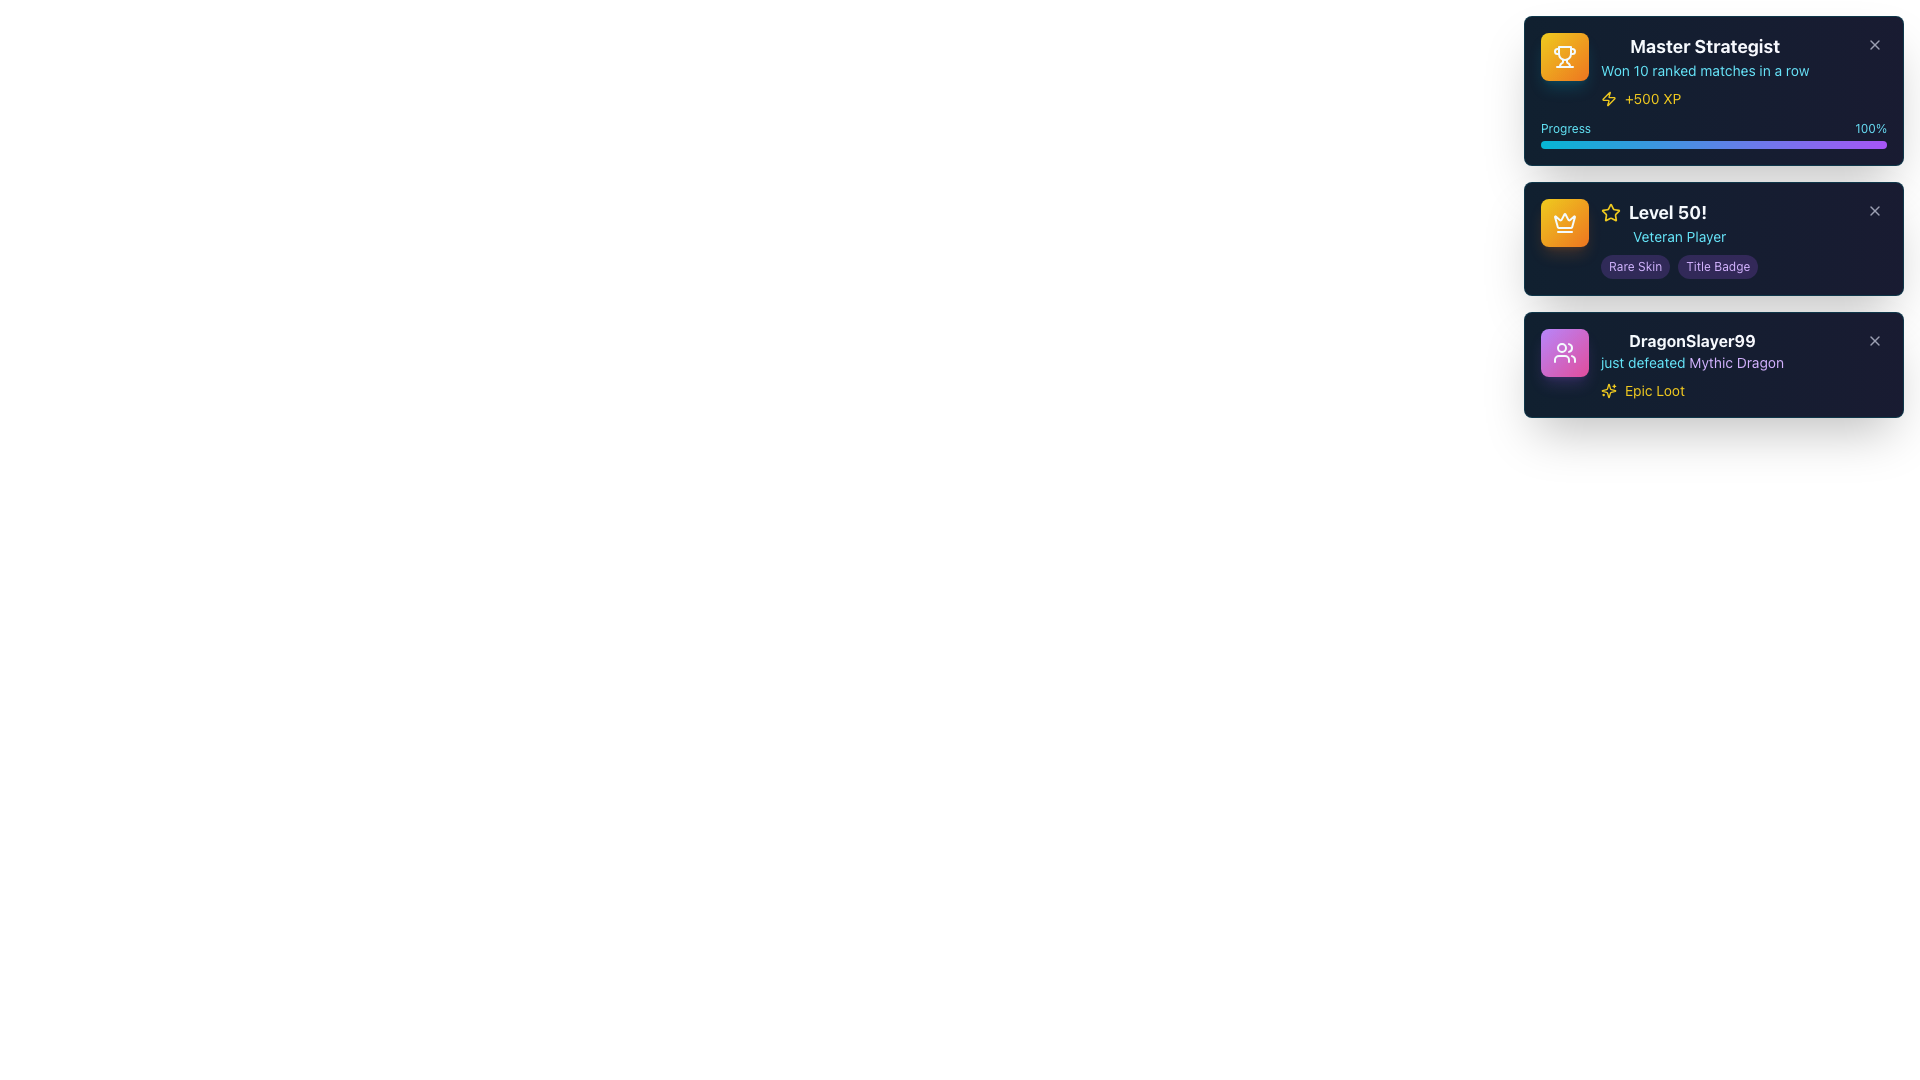 Image resolution: width=1920 pixels, height=1080 pixels. Describe the element at coordinates (1563, 220) in the screenshot. I see `the crown icon representing the 'Level 50!' achievement located in the second notification card from the top in the right-hand column of the interface` at that location.